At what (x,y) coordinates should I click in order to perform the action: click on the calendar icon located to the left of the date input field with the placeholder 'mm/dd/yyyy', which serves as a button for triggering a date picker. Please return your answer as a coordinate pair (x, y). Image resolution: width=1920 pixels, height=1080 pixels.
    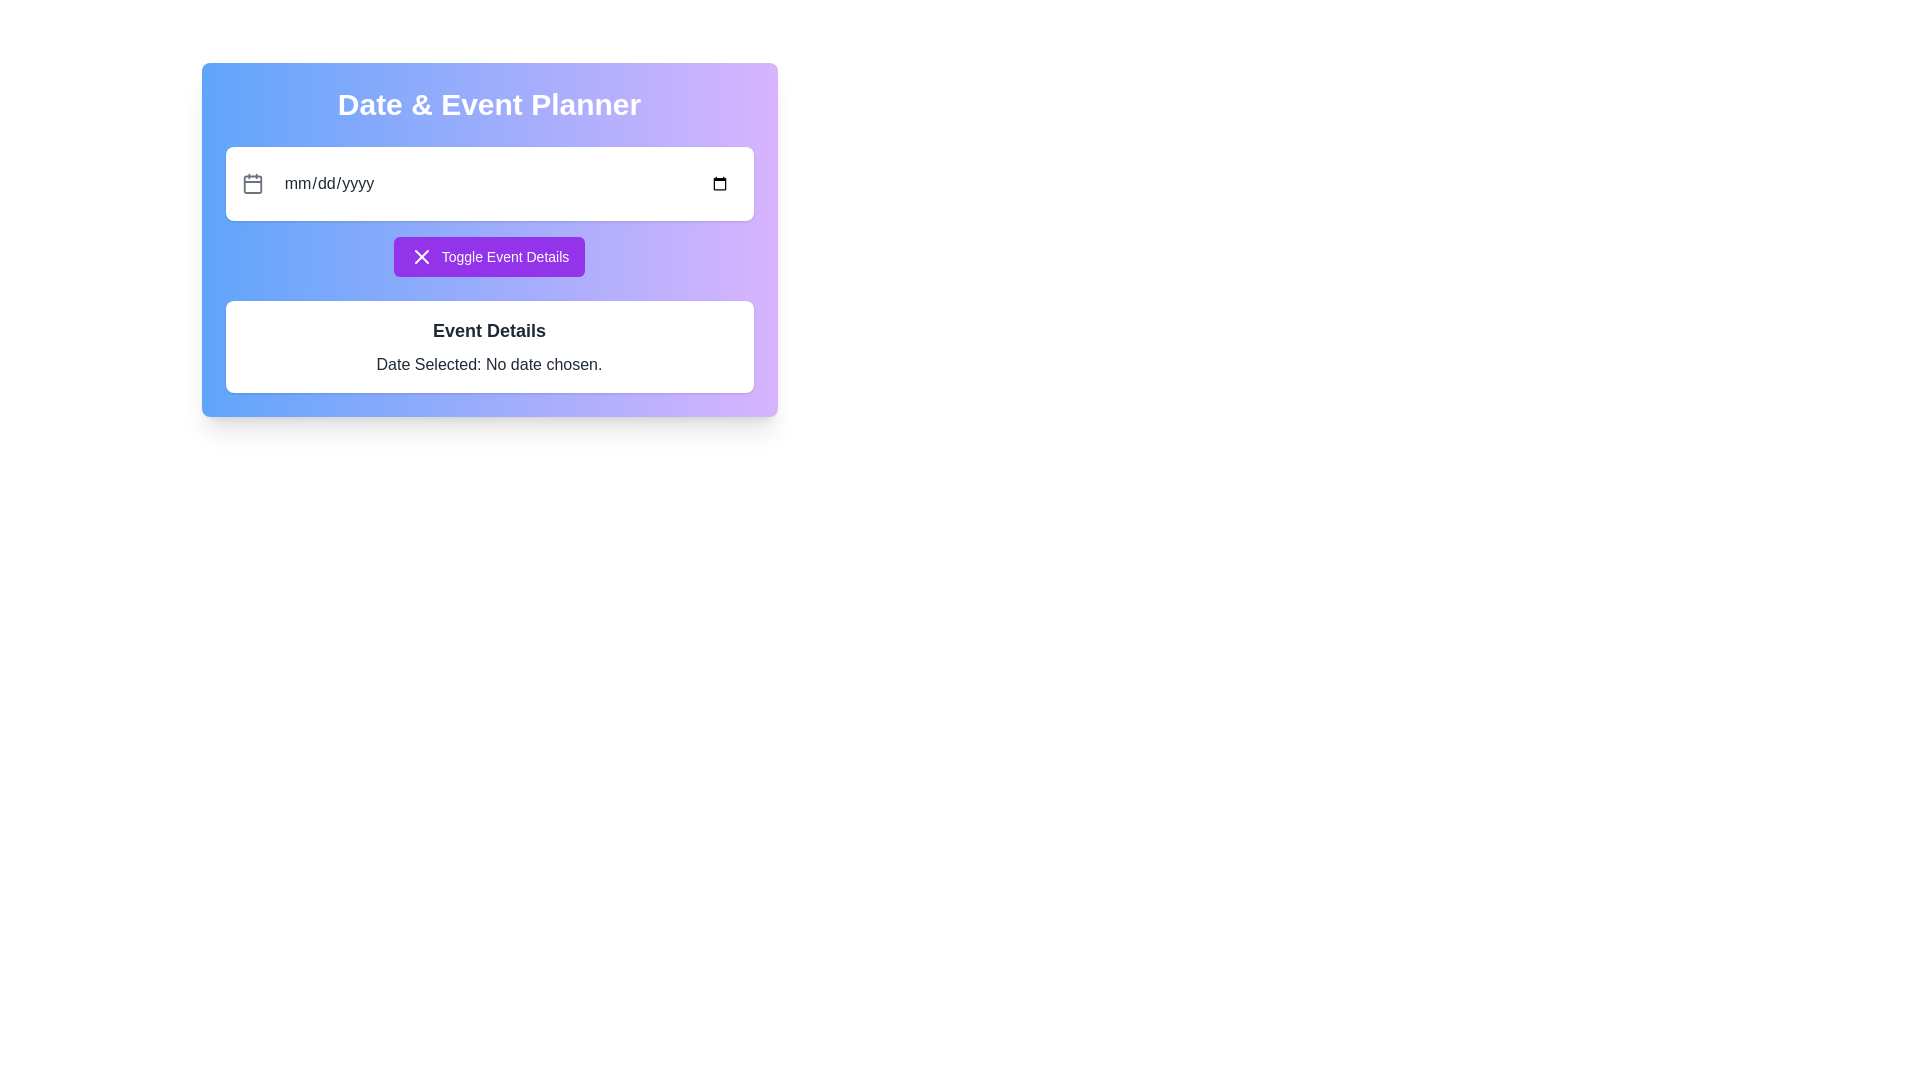
    Looking at the image, I should click on (251, 184).